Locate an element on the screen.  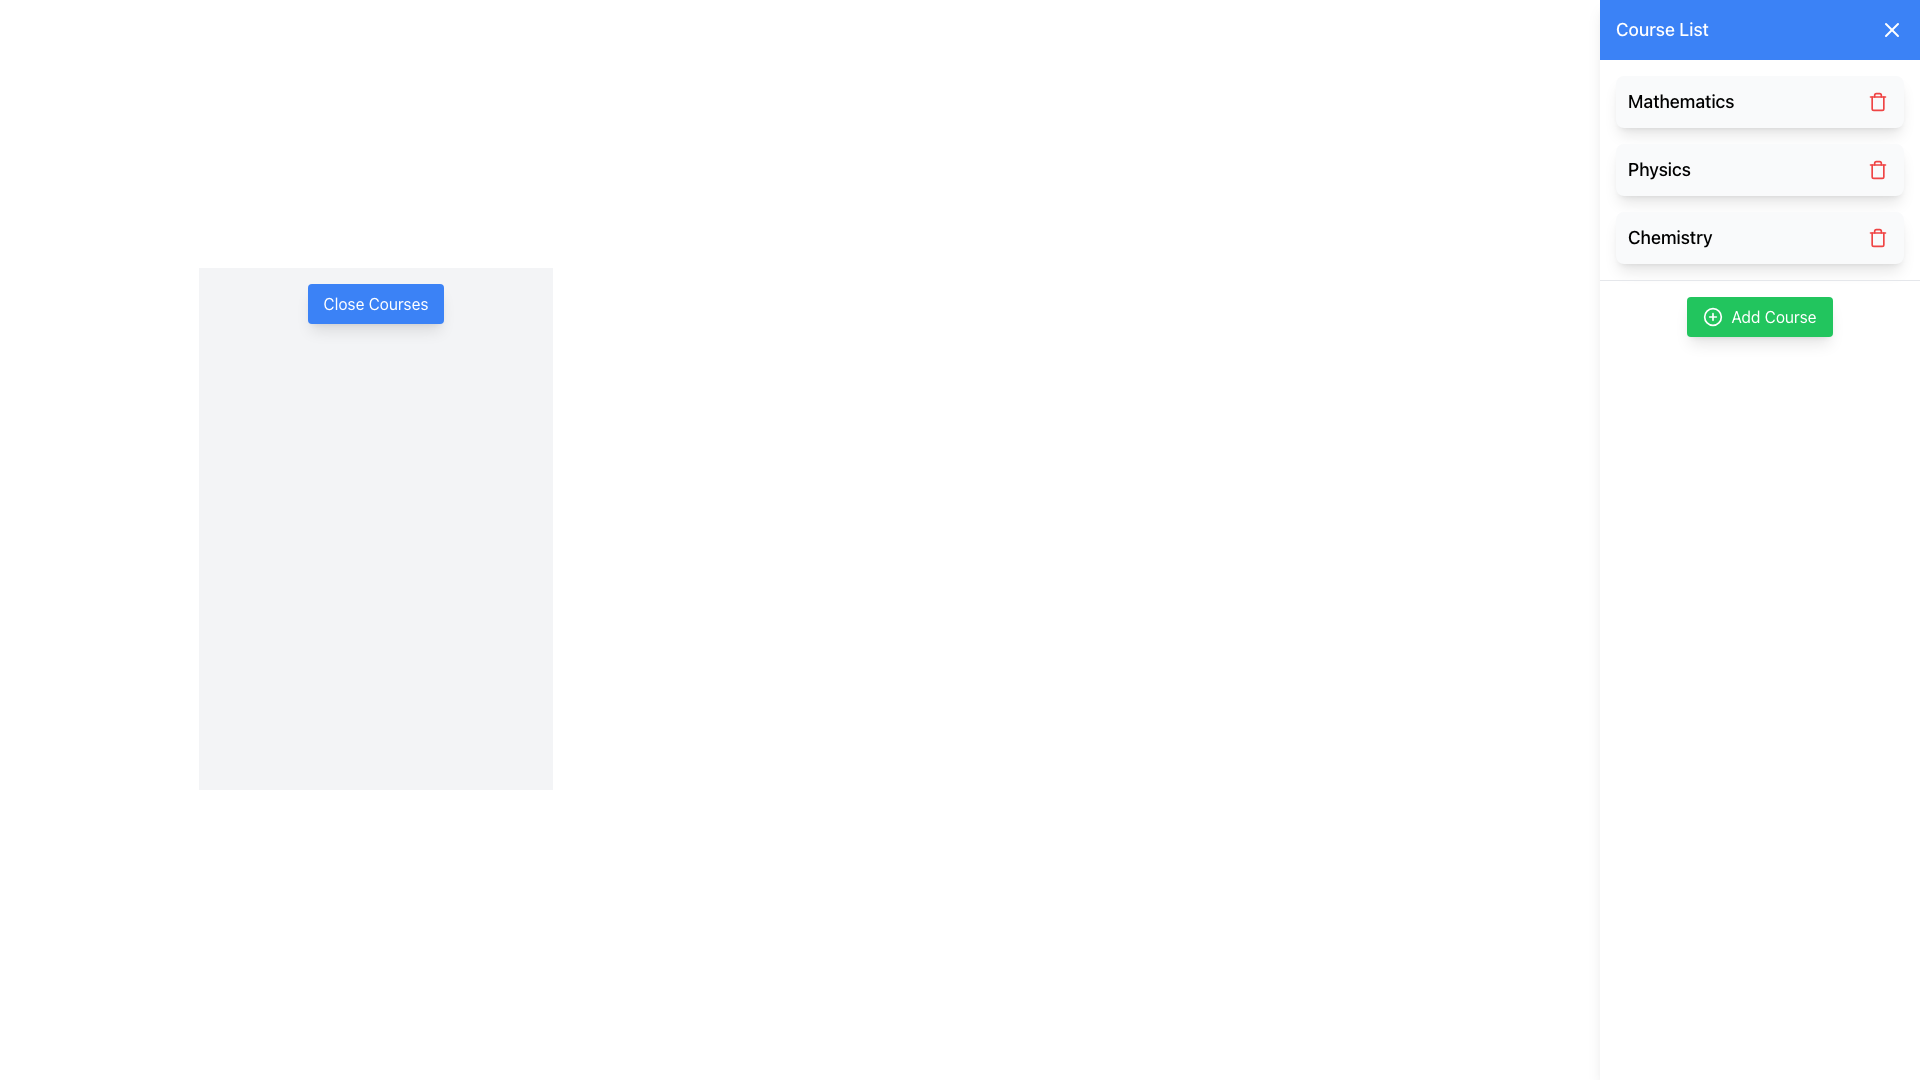
the small 'X' button in the top-right corner of the 'Course List' header for additional visual feedback is located at coordinates (1890, 30).